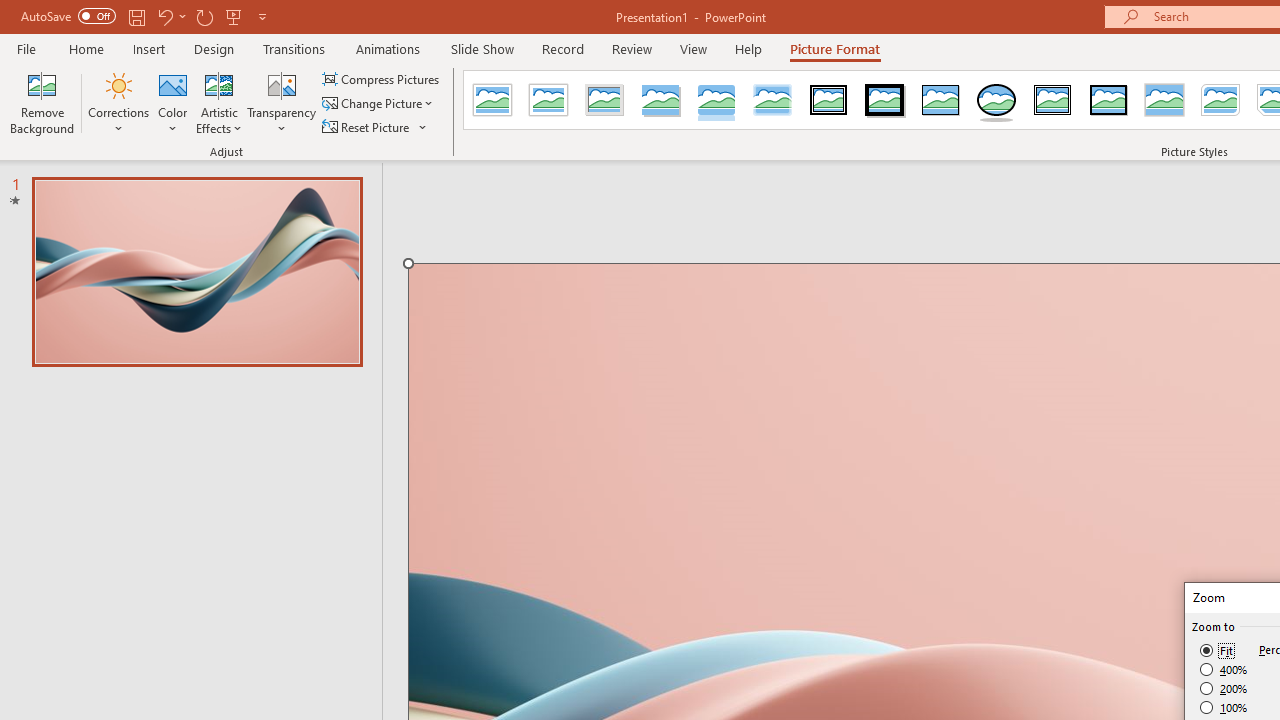 The height and width of the screenshot is (720, 1280). What do you see at coordinates (997, 100) in the screenshot?
I see `'Beveled Oval, Black'` at bounding box center [997, 100].